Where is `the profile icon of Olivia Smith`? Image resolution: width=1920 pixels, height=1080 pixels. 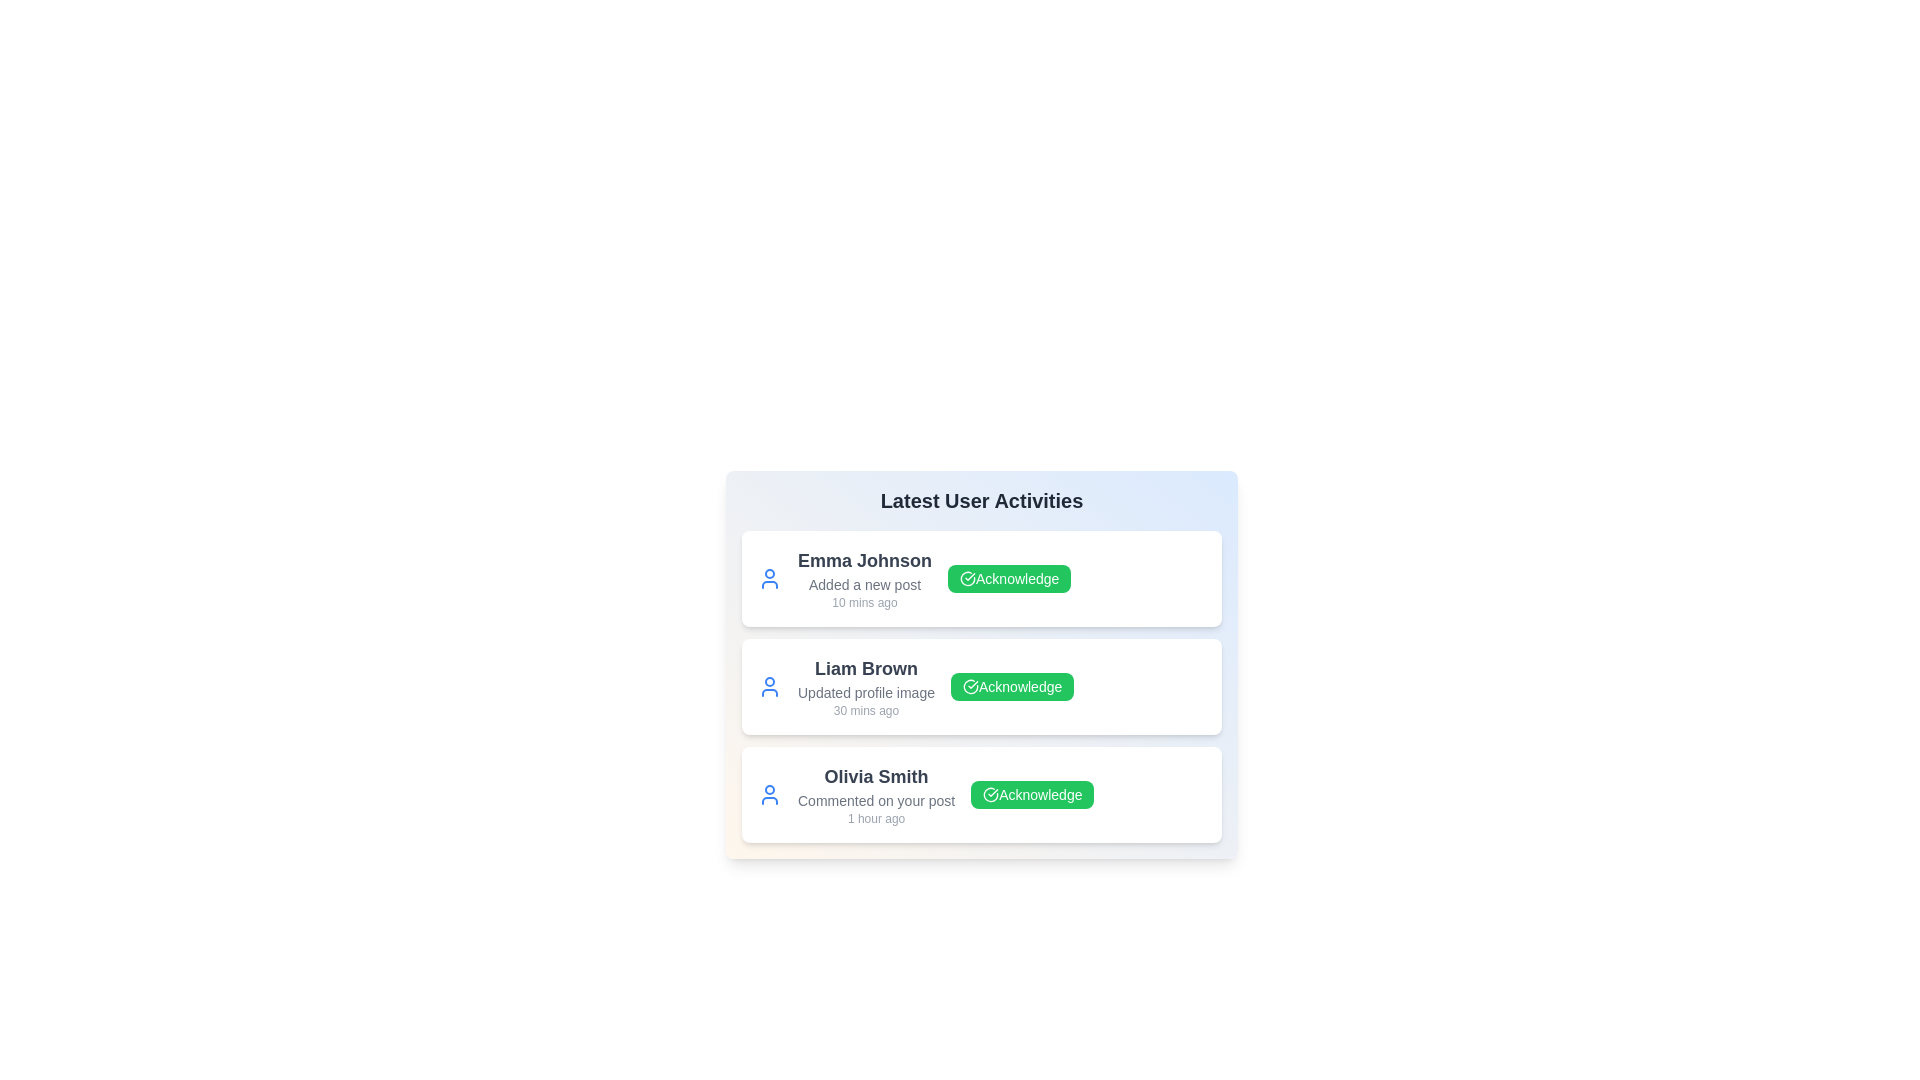
the profile icon of Olivia Smith is located at coordinates (768, 793).